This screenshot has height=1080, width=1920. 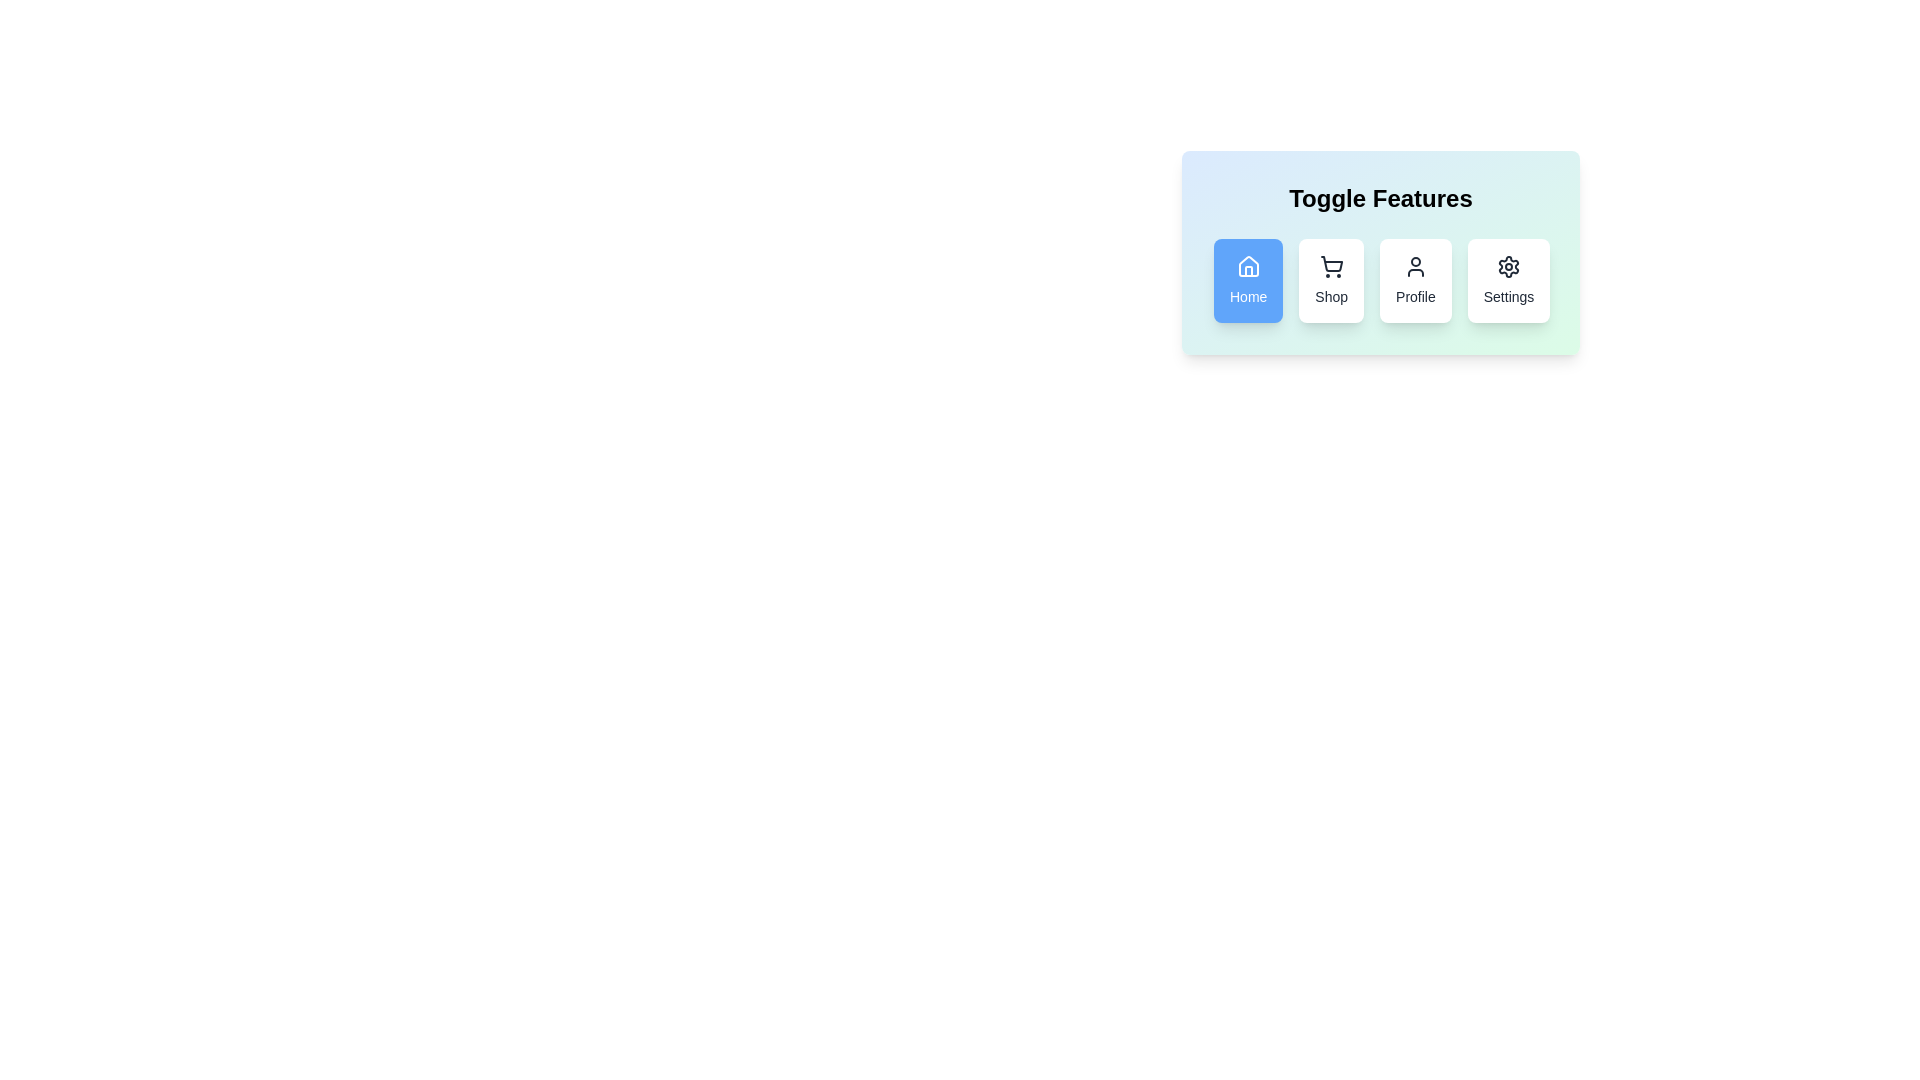 I want to click on the feature button labeled Settings to observe visual feedback, so click(x=1509, y=281).